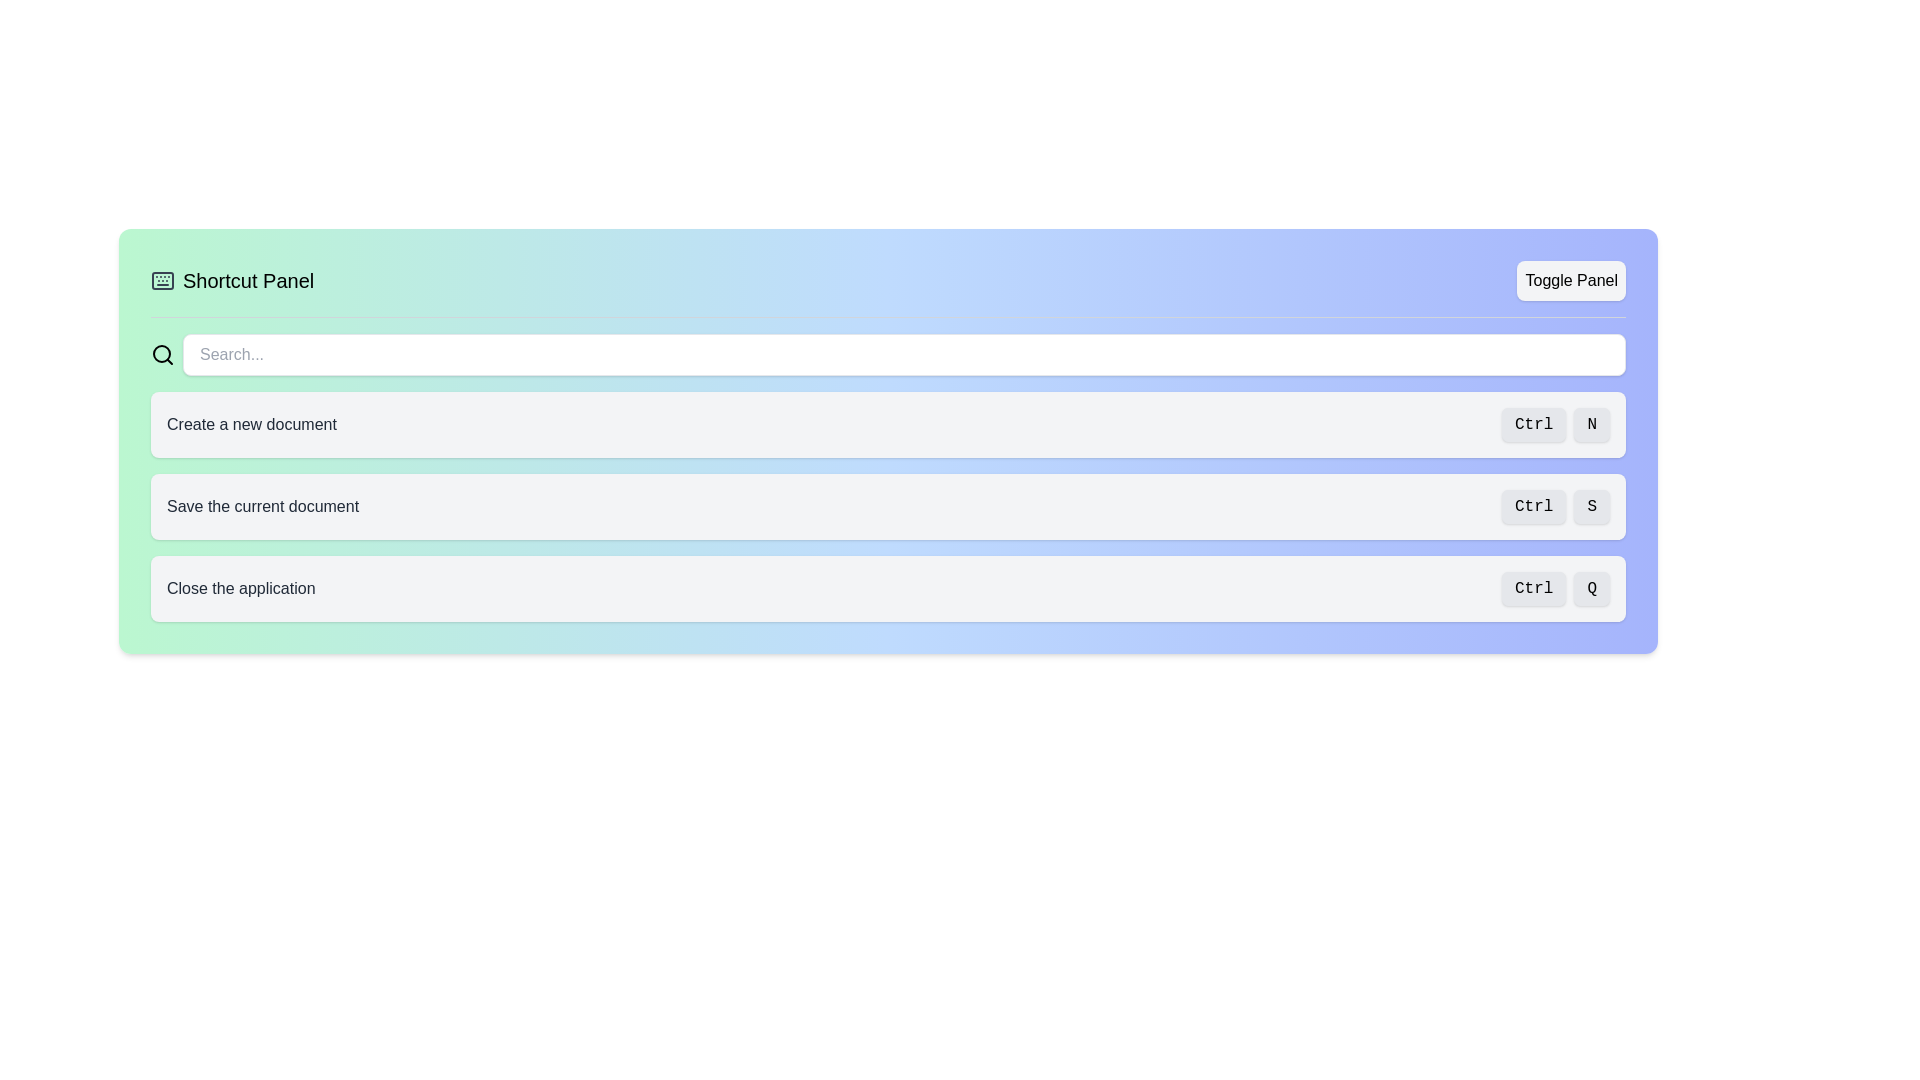 The image size is (1920, 1080). I want to click on the static label styled as a button indicating a keyboard shortcut, positioned to the left of the button labeled 'N' in the third section of the vertical list of shortcut entries for 'Create a new document', so click(1533, 423).